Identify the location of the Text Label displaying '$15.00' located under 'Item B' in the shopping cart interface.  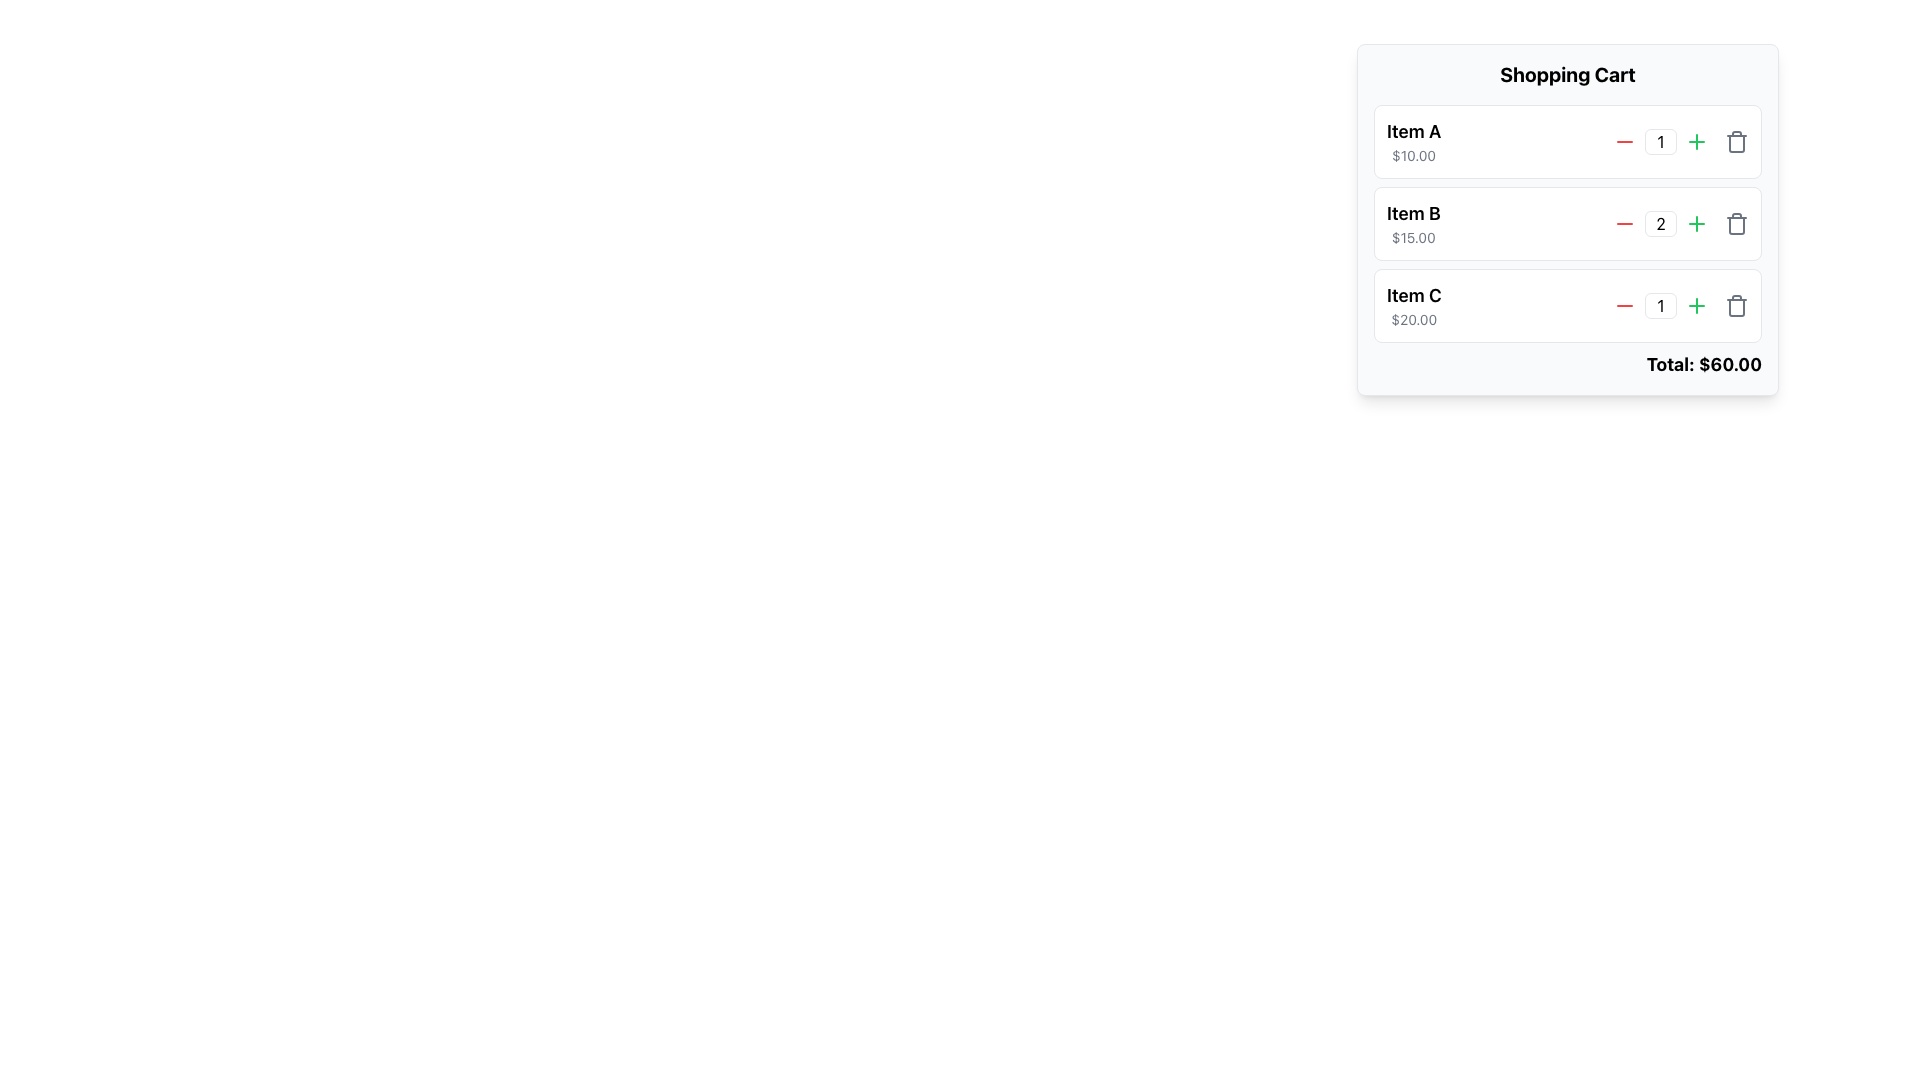
(1412, 237).